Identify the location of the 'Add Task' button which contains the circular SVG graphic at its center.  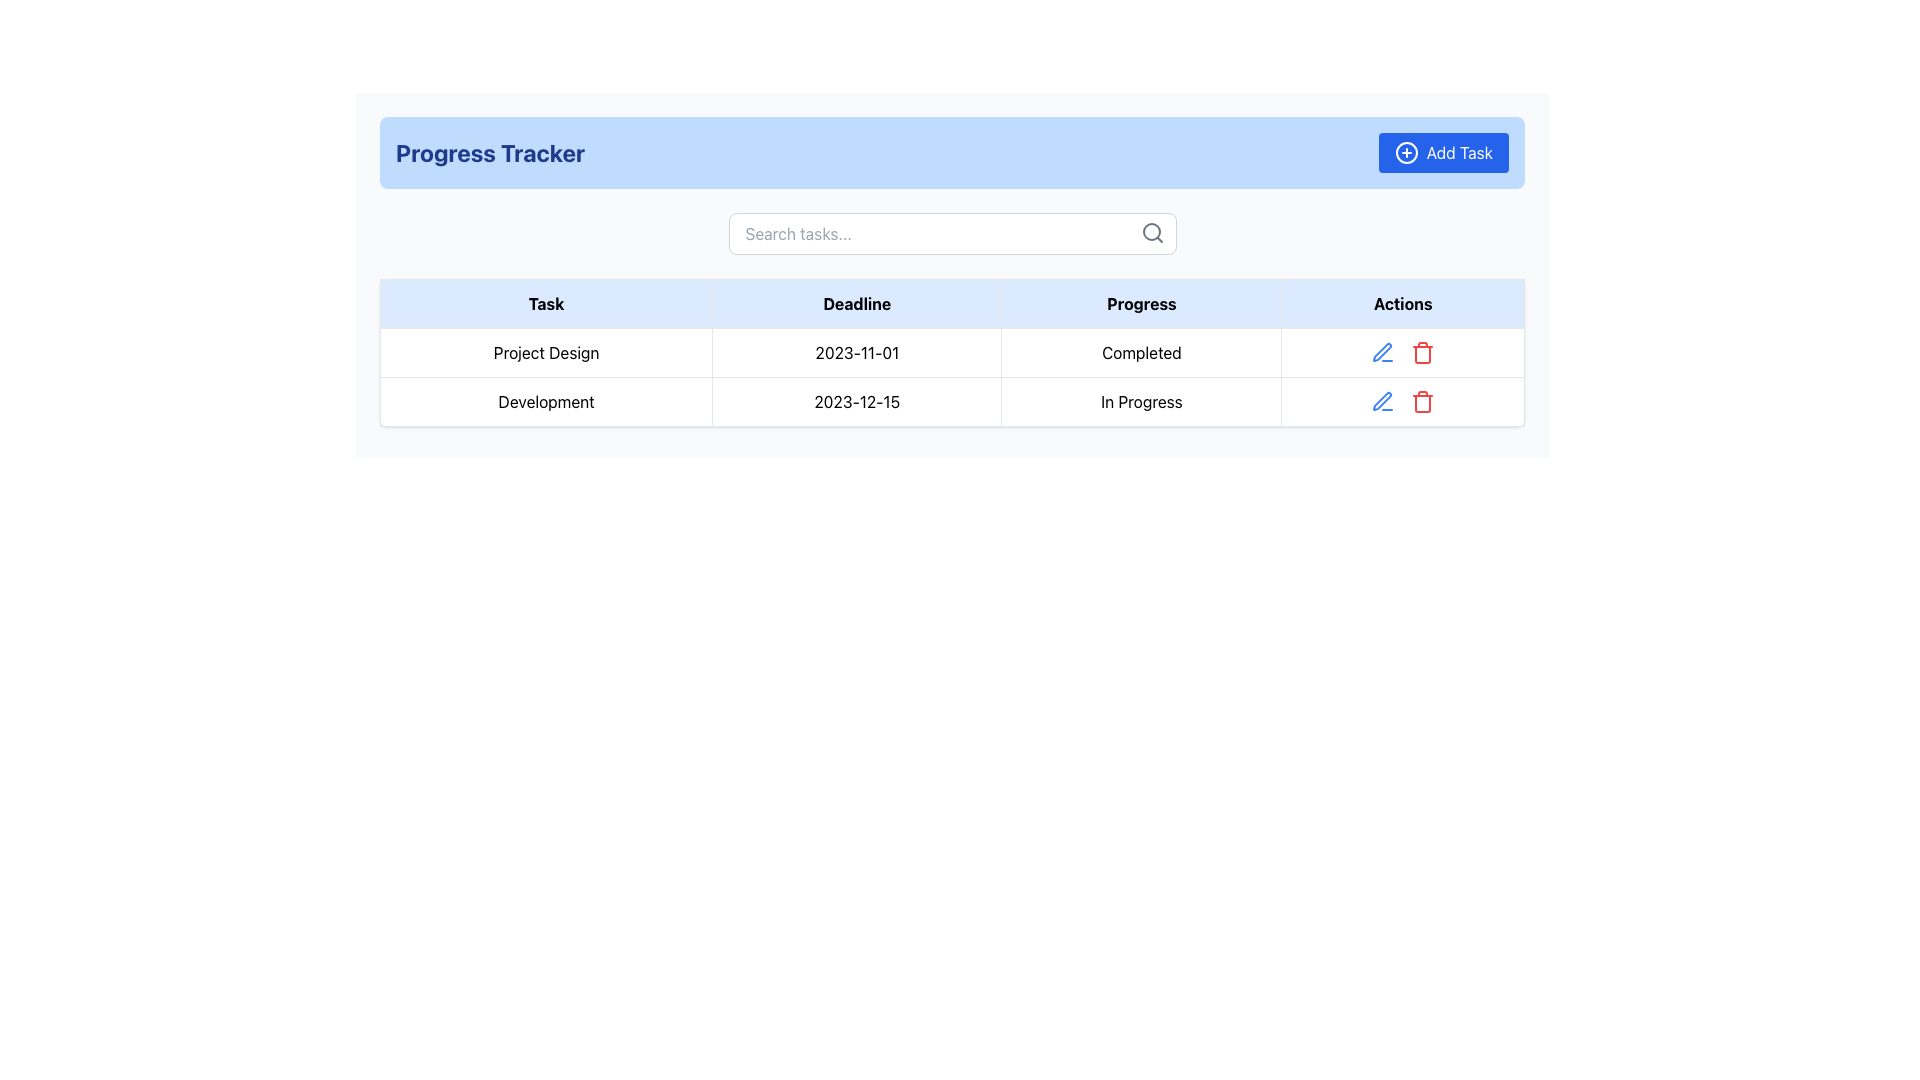
(1405, 152).